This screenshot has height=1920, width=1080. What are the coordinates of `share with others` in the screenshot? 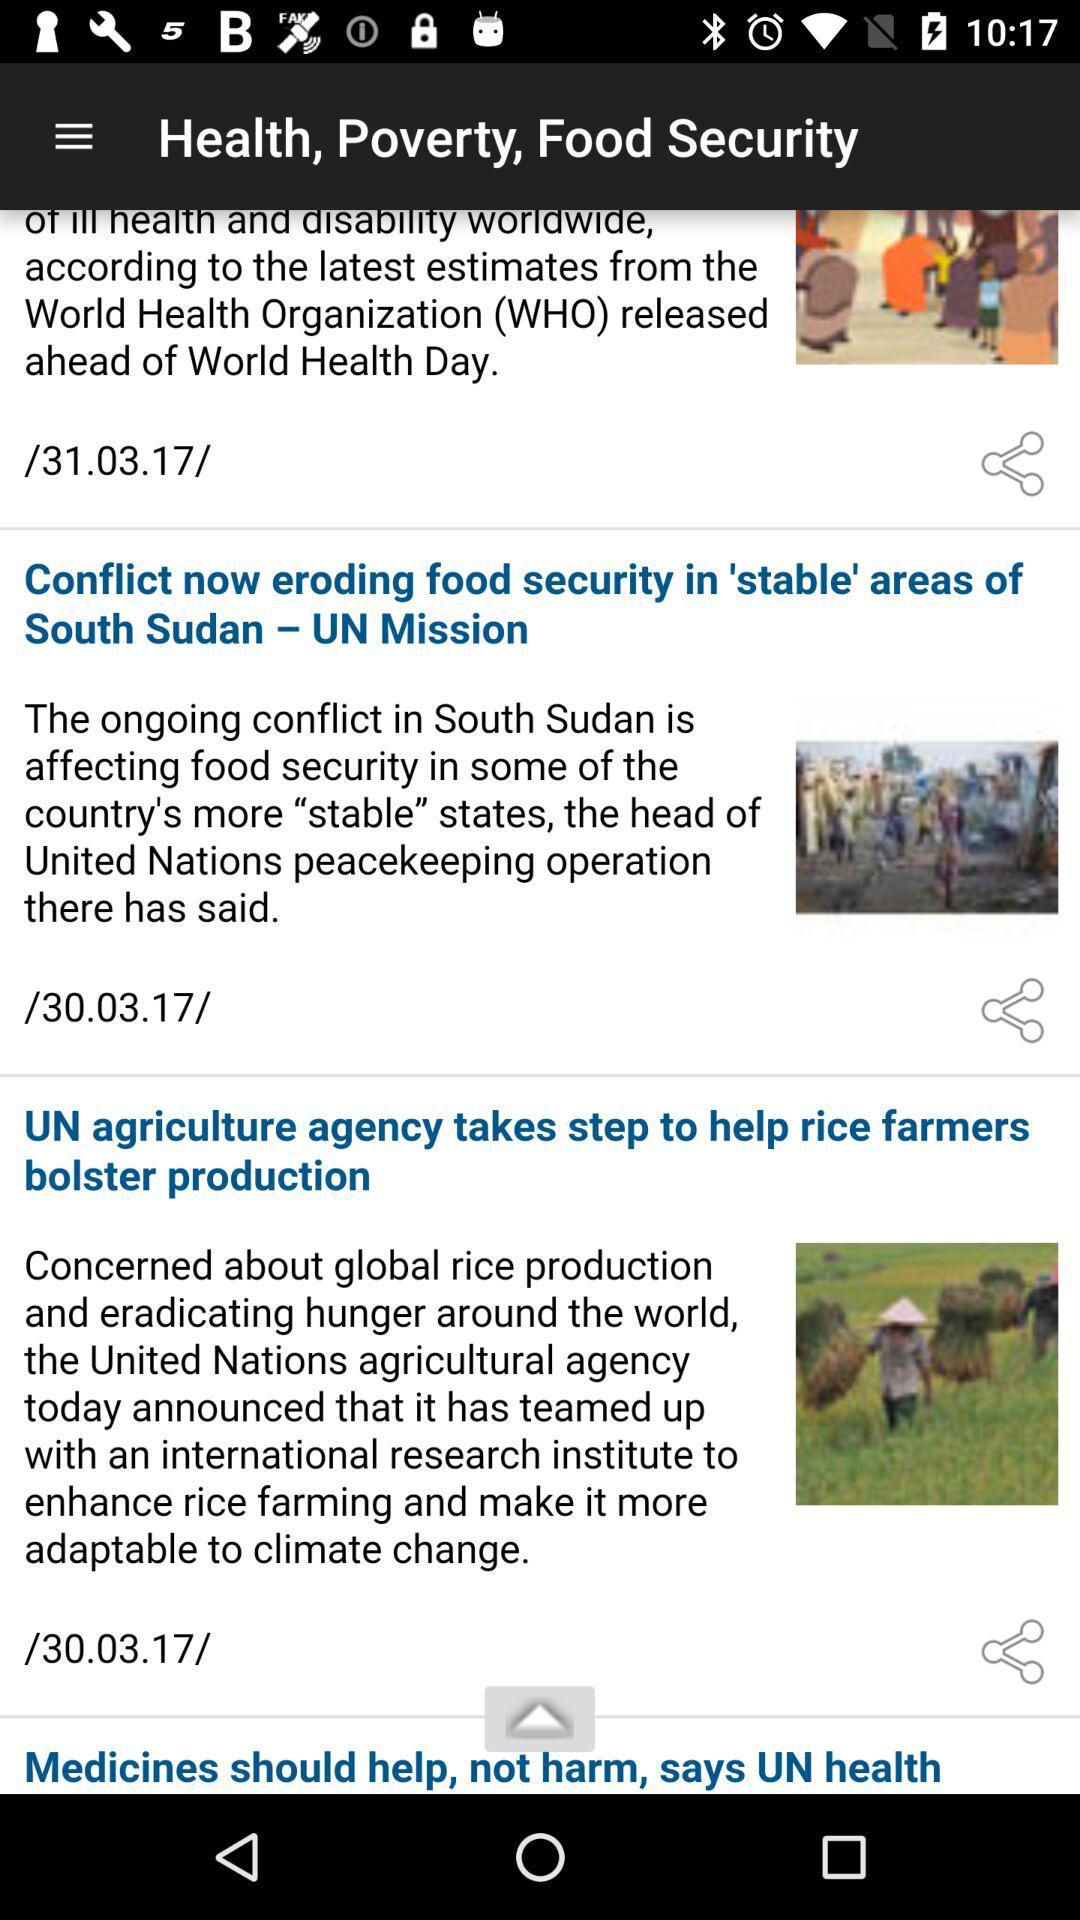 It's located at (1017, 1652).